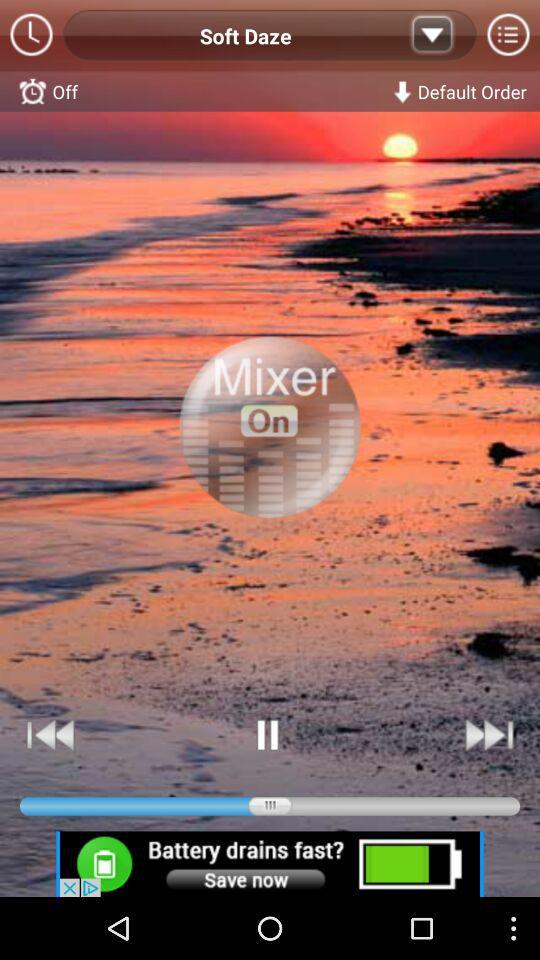  I want to click on the down option, so click(431, 35).